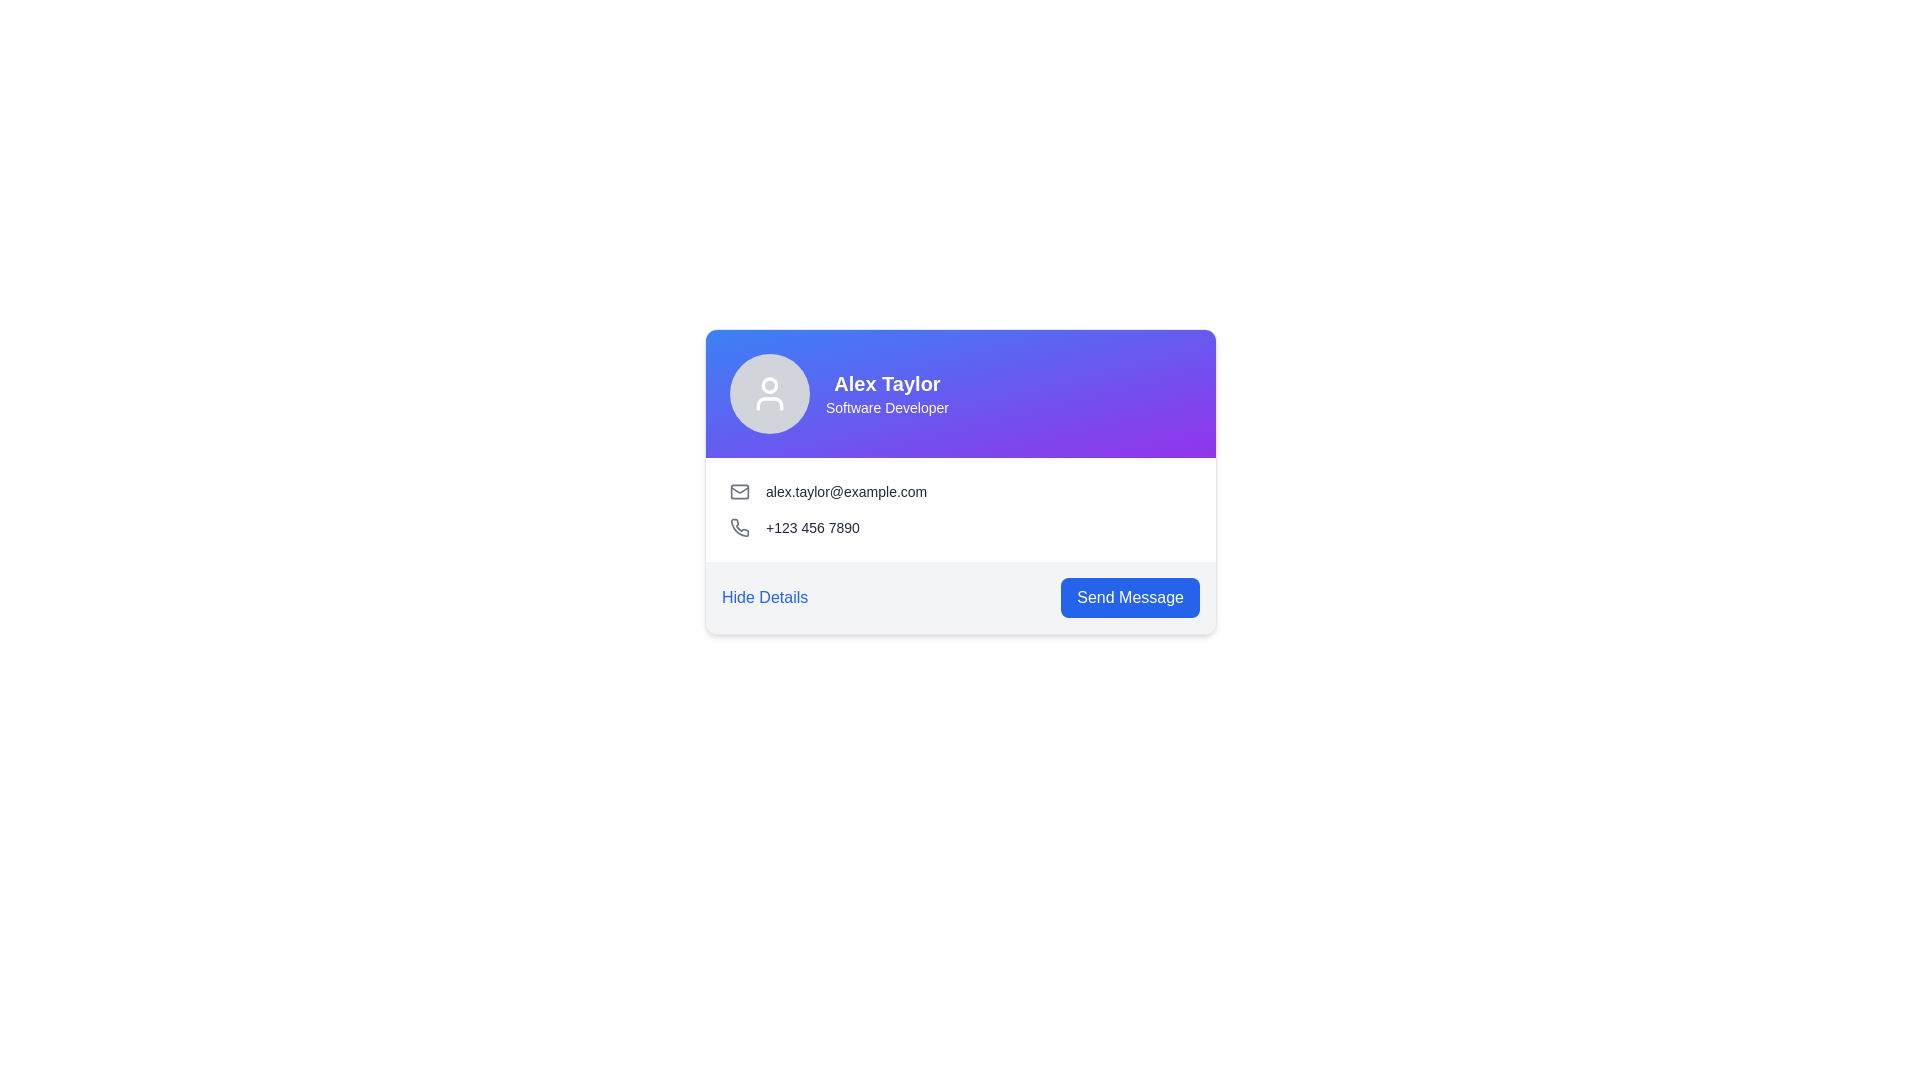 Image resolution: width=1920 pixels, height=1080 pixels. Describe the element at coordinates (812, 527) in the screenshot. I see `the phone number text label displayed in the contact card, located in the second row to the right of the phone icon` at that location.